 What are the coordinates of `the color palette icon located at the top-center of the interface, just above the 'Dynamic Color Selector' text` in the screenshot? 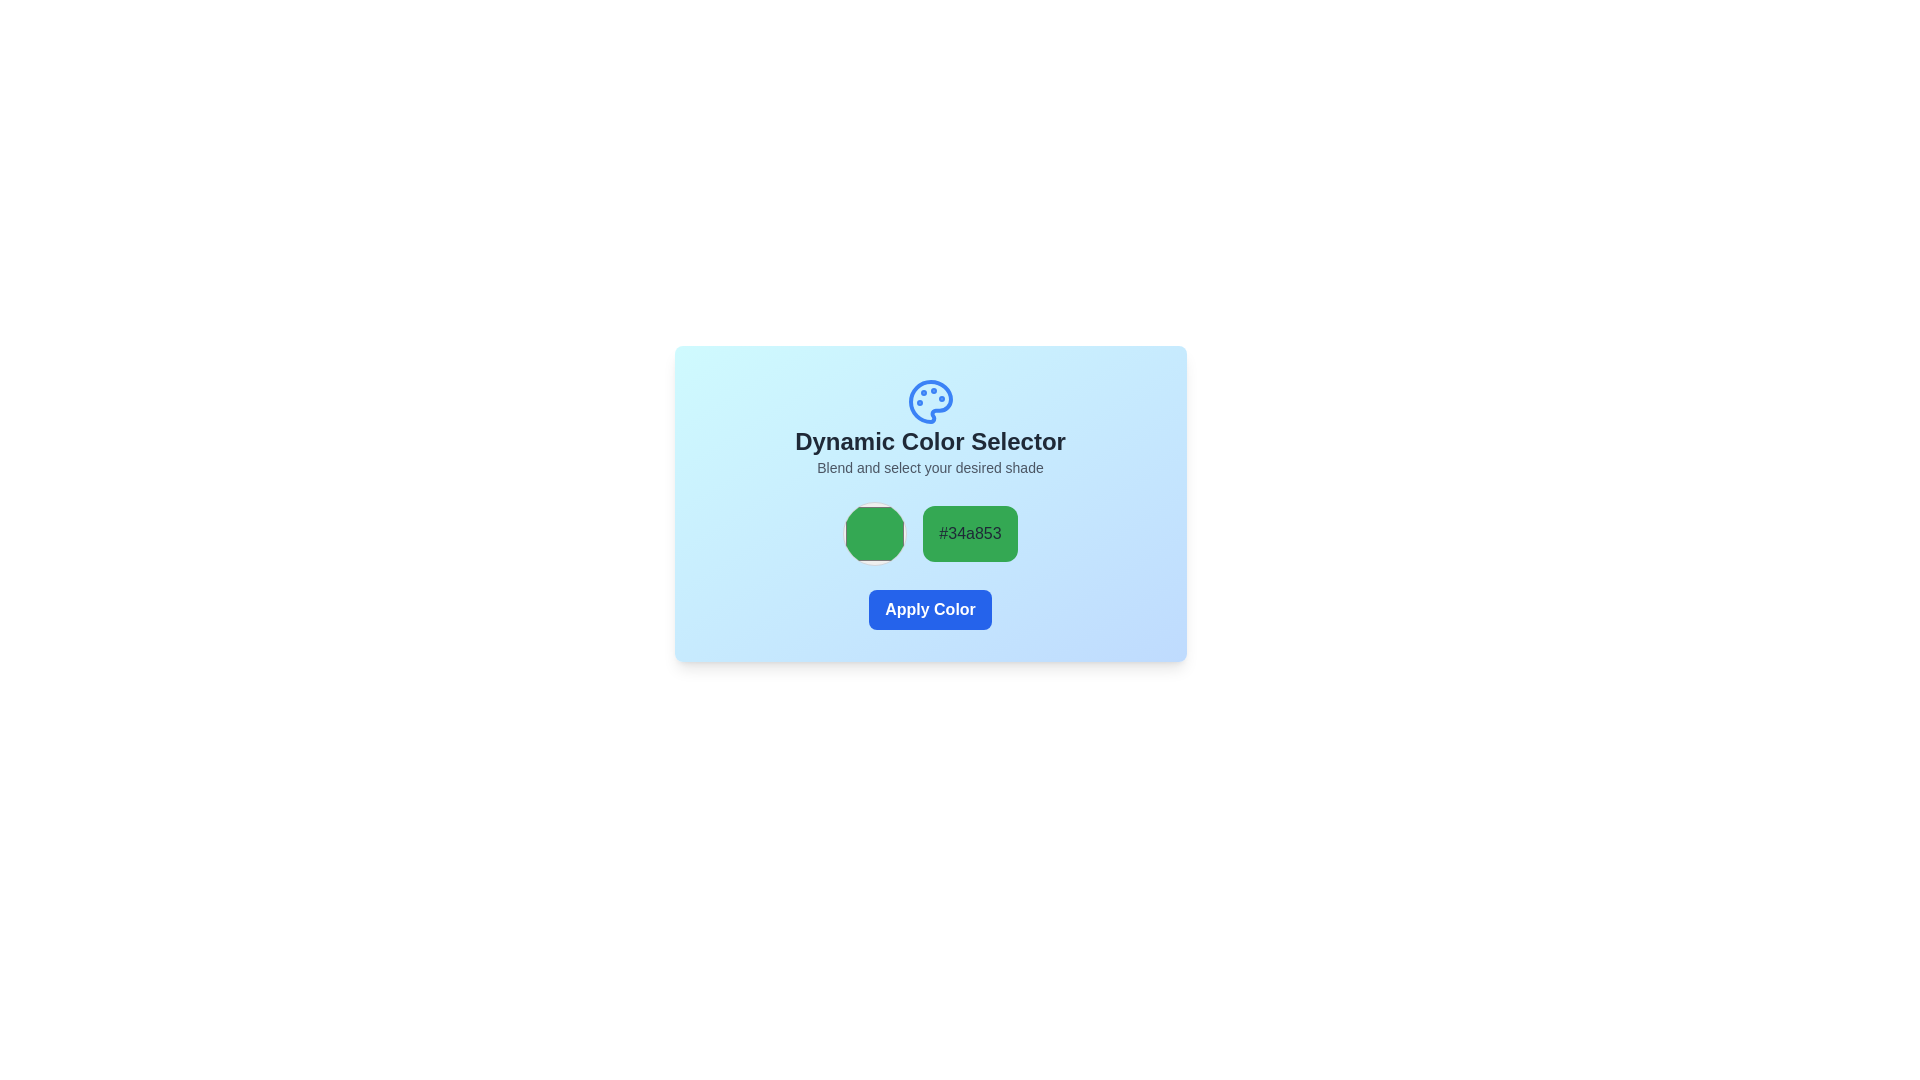 It's located at (929, 401).